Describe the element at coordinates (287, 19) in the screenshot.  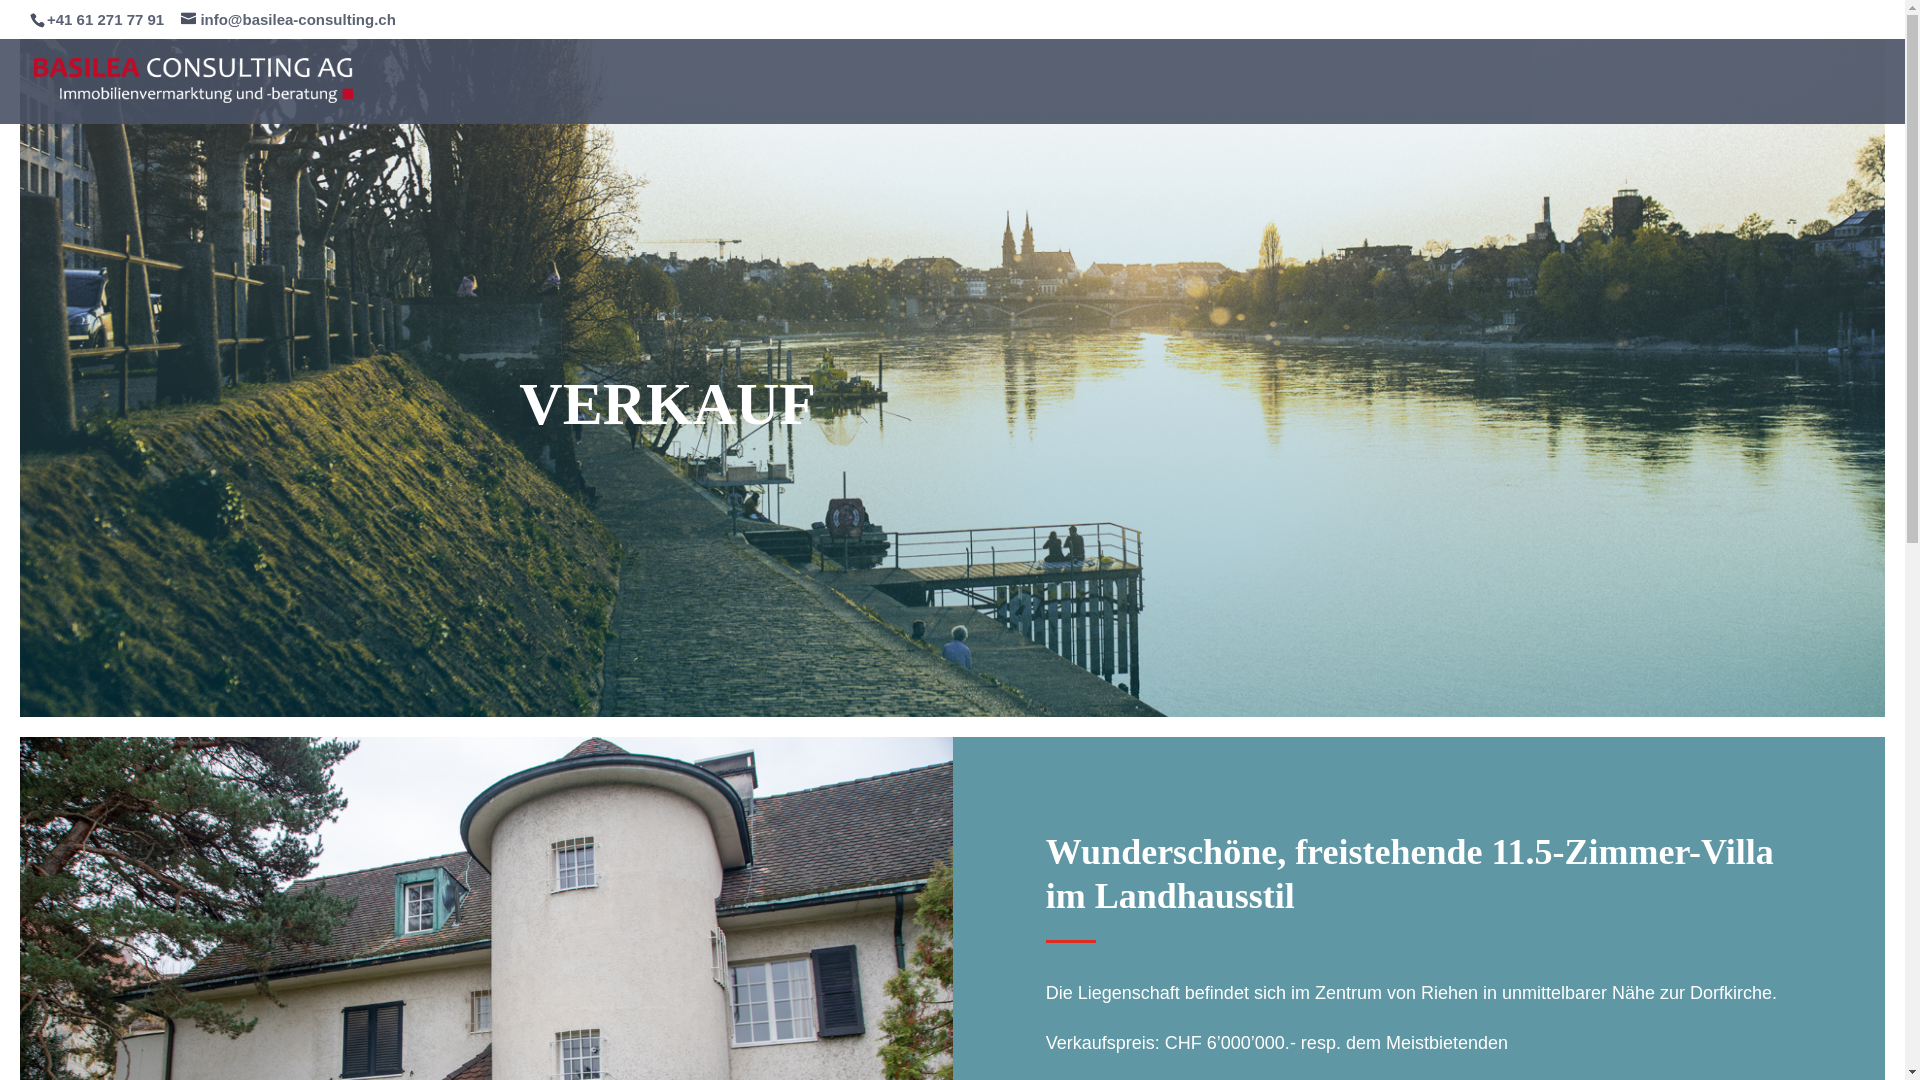
I see `'info@basilea-consulting.ch'` at that location.